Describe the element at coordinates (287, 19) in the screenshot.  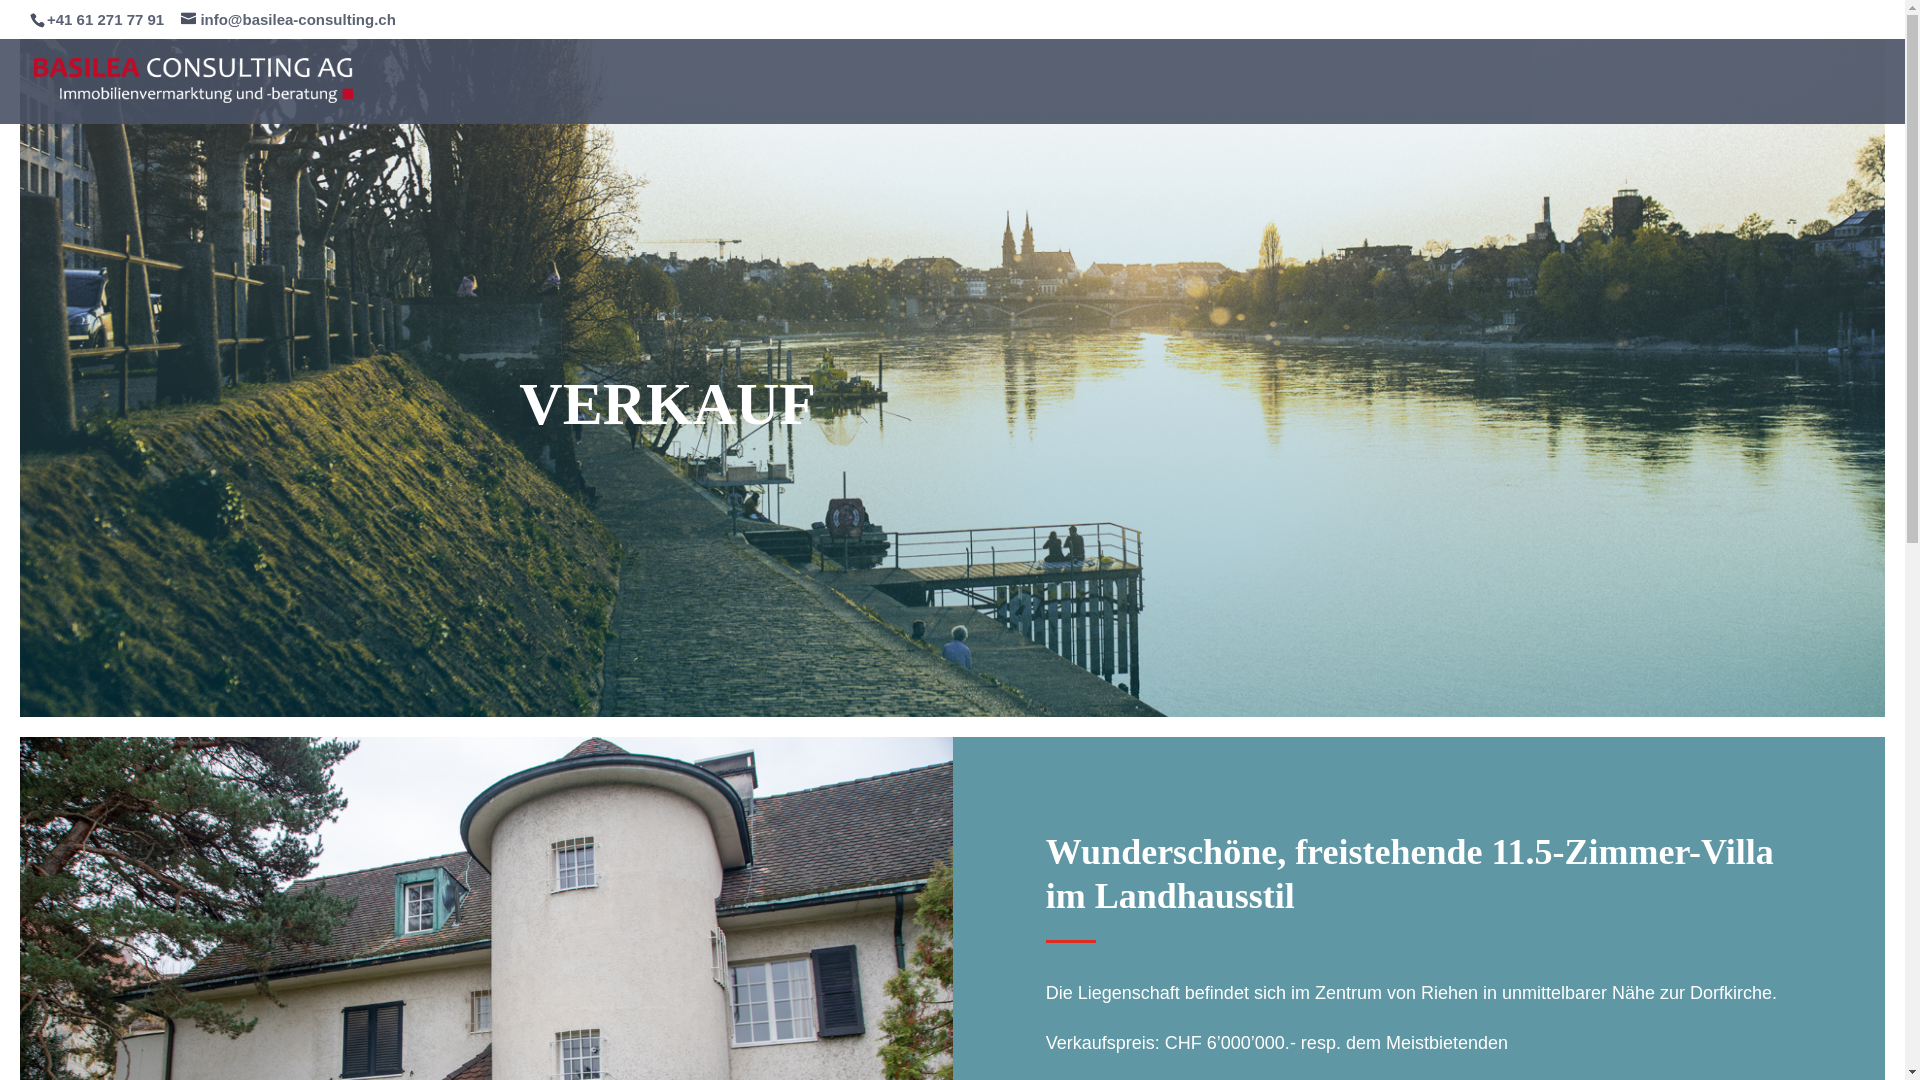
I see `'info@basilea-consulting.ch'` at that location.